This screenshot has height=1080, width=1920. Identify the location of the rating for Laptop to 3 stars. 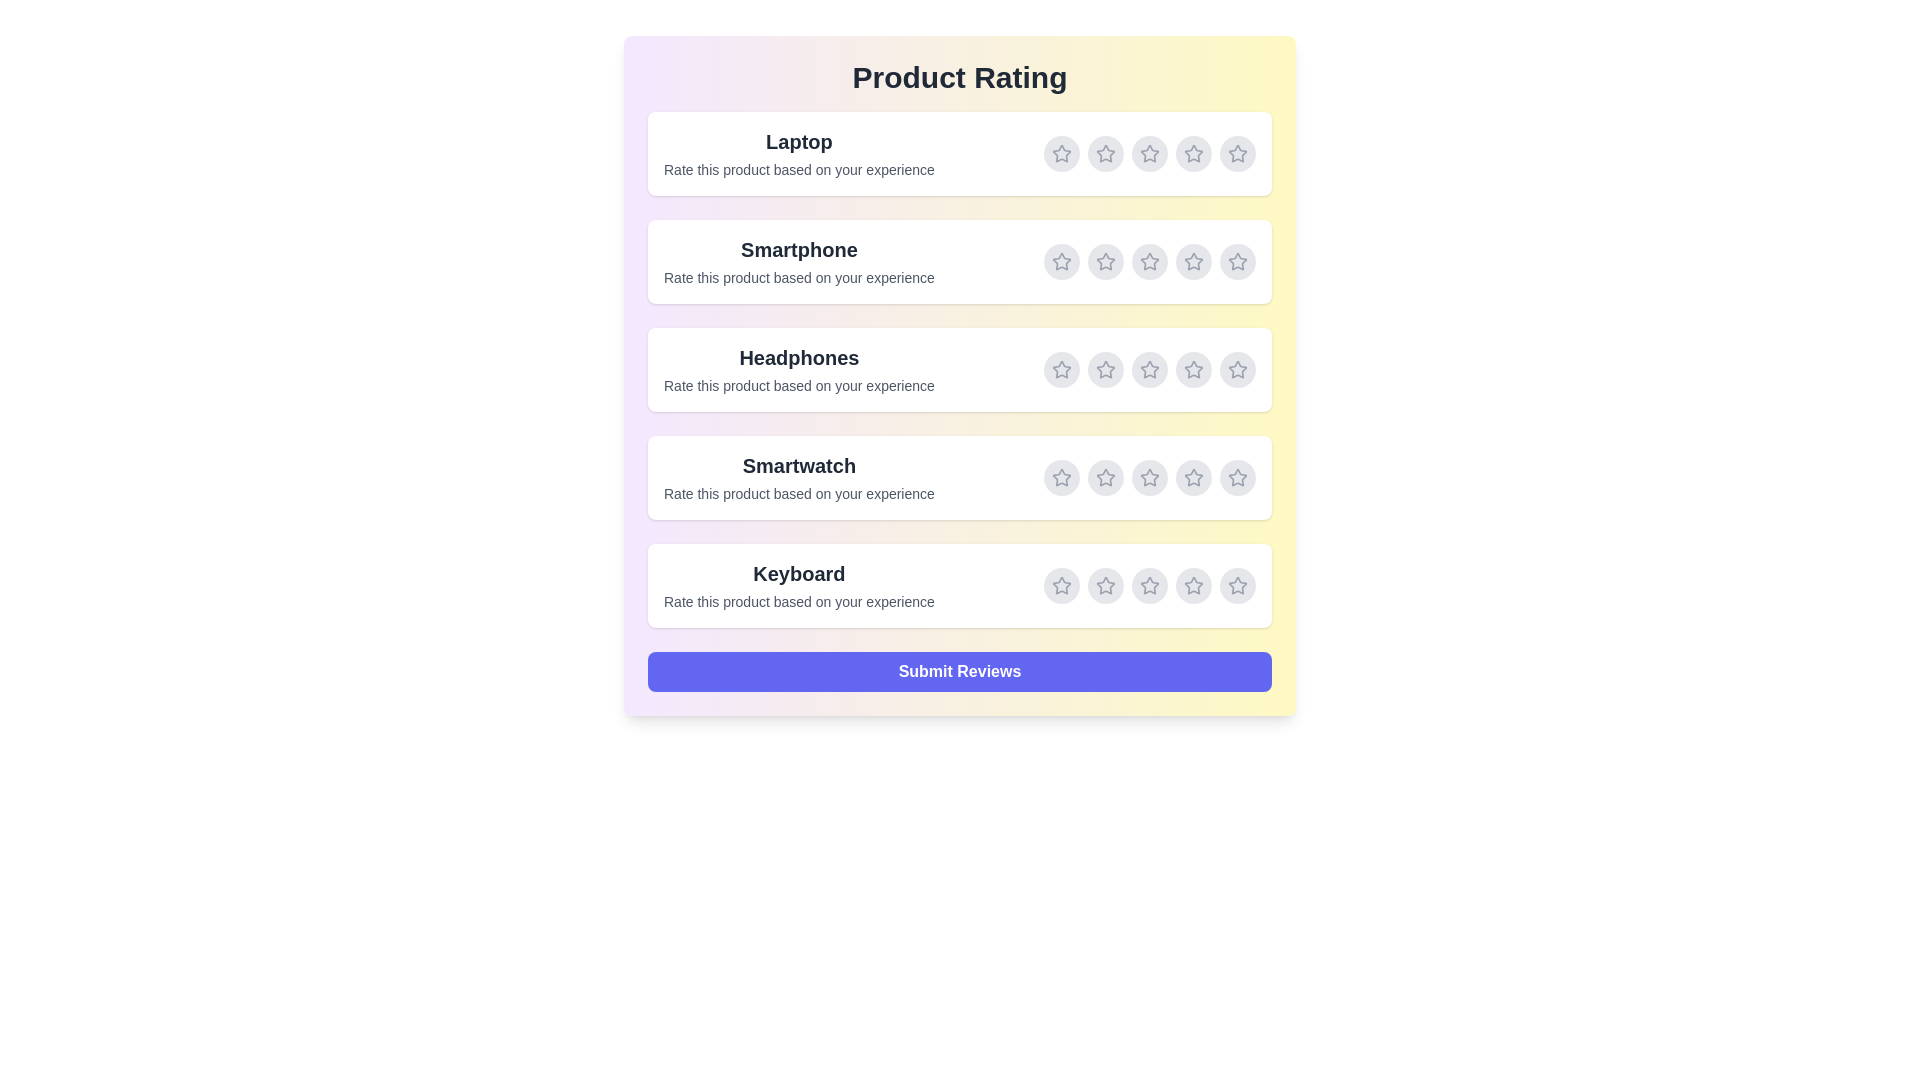
(1150, 153).